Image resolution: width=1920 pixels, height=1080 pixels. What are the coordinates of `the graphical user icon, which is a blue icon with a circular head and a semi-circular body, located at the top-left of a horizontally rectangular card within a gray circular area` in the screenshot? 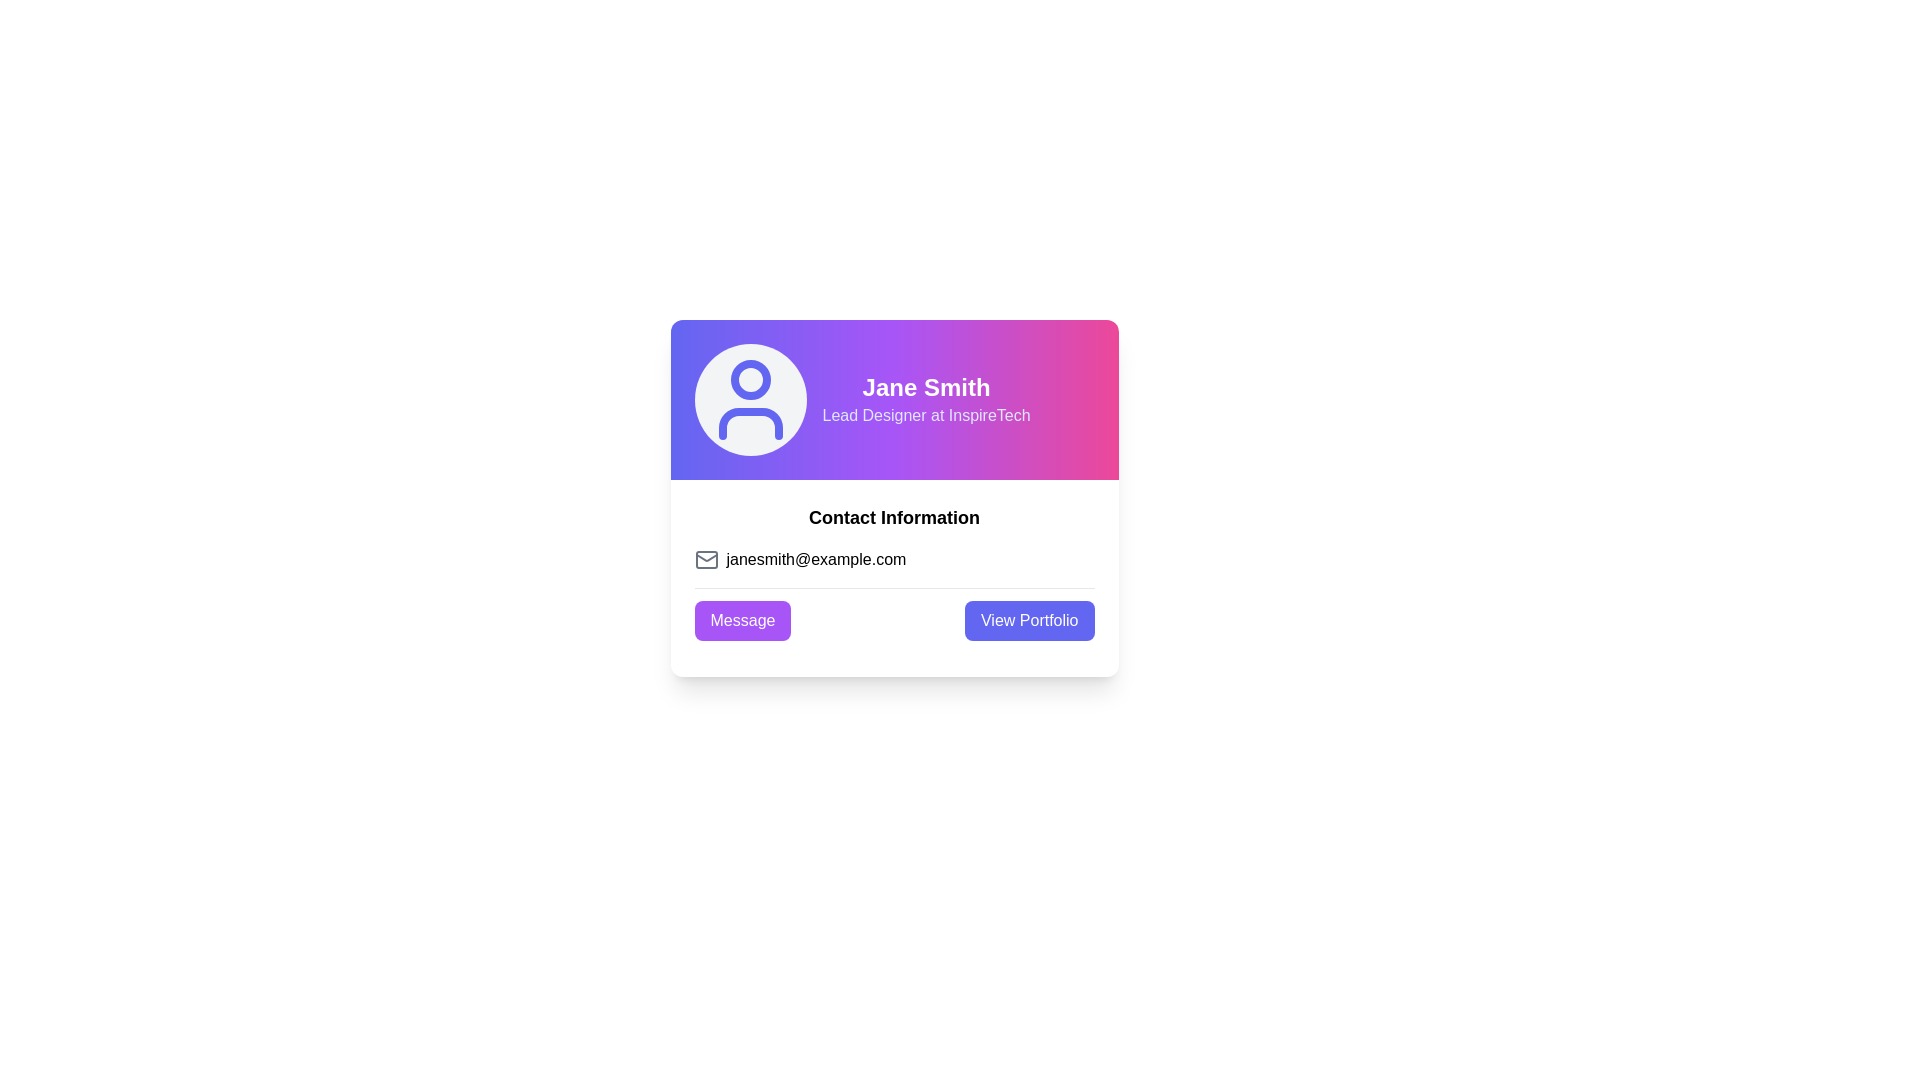 It's located at (749, 400).